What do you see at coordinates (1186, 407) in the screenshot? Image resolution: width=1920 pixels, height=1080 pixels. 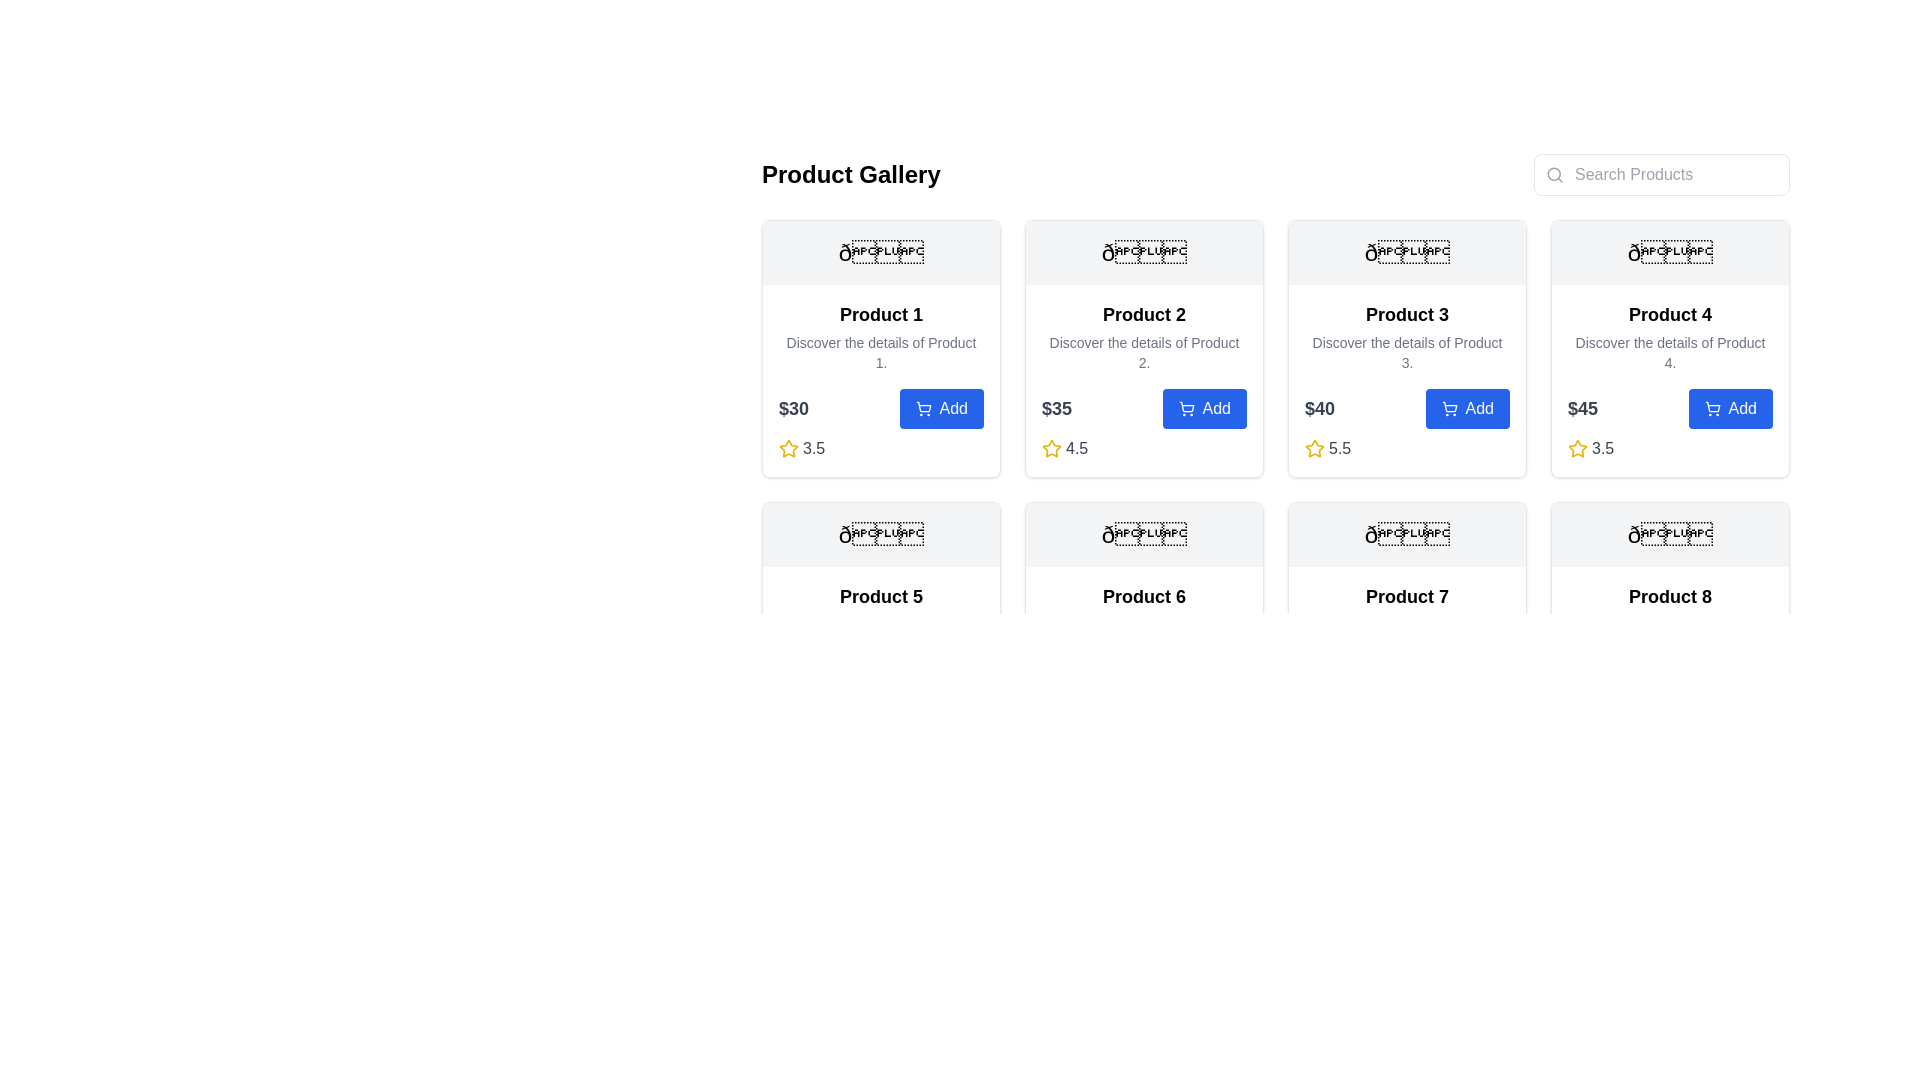 I see `the icon embedded within the blue 'Add' button for 'Product 2' in the product gallery grid` at bounding box center [1186, 407].